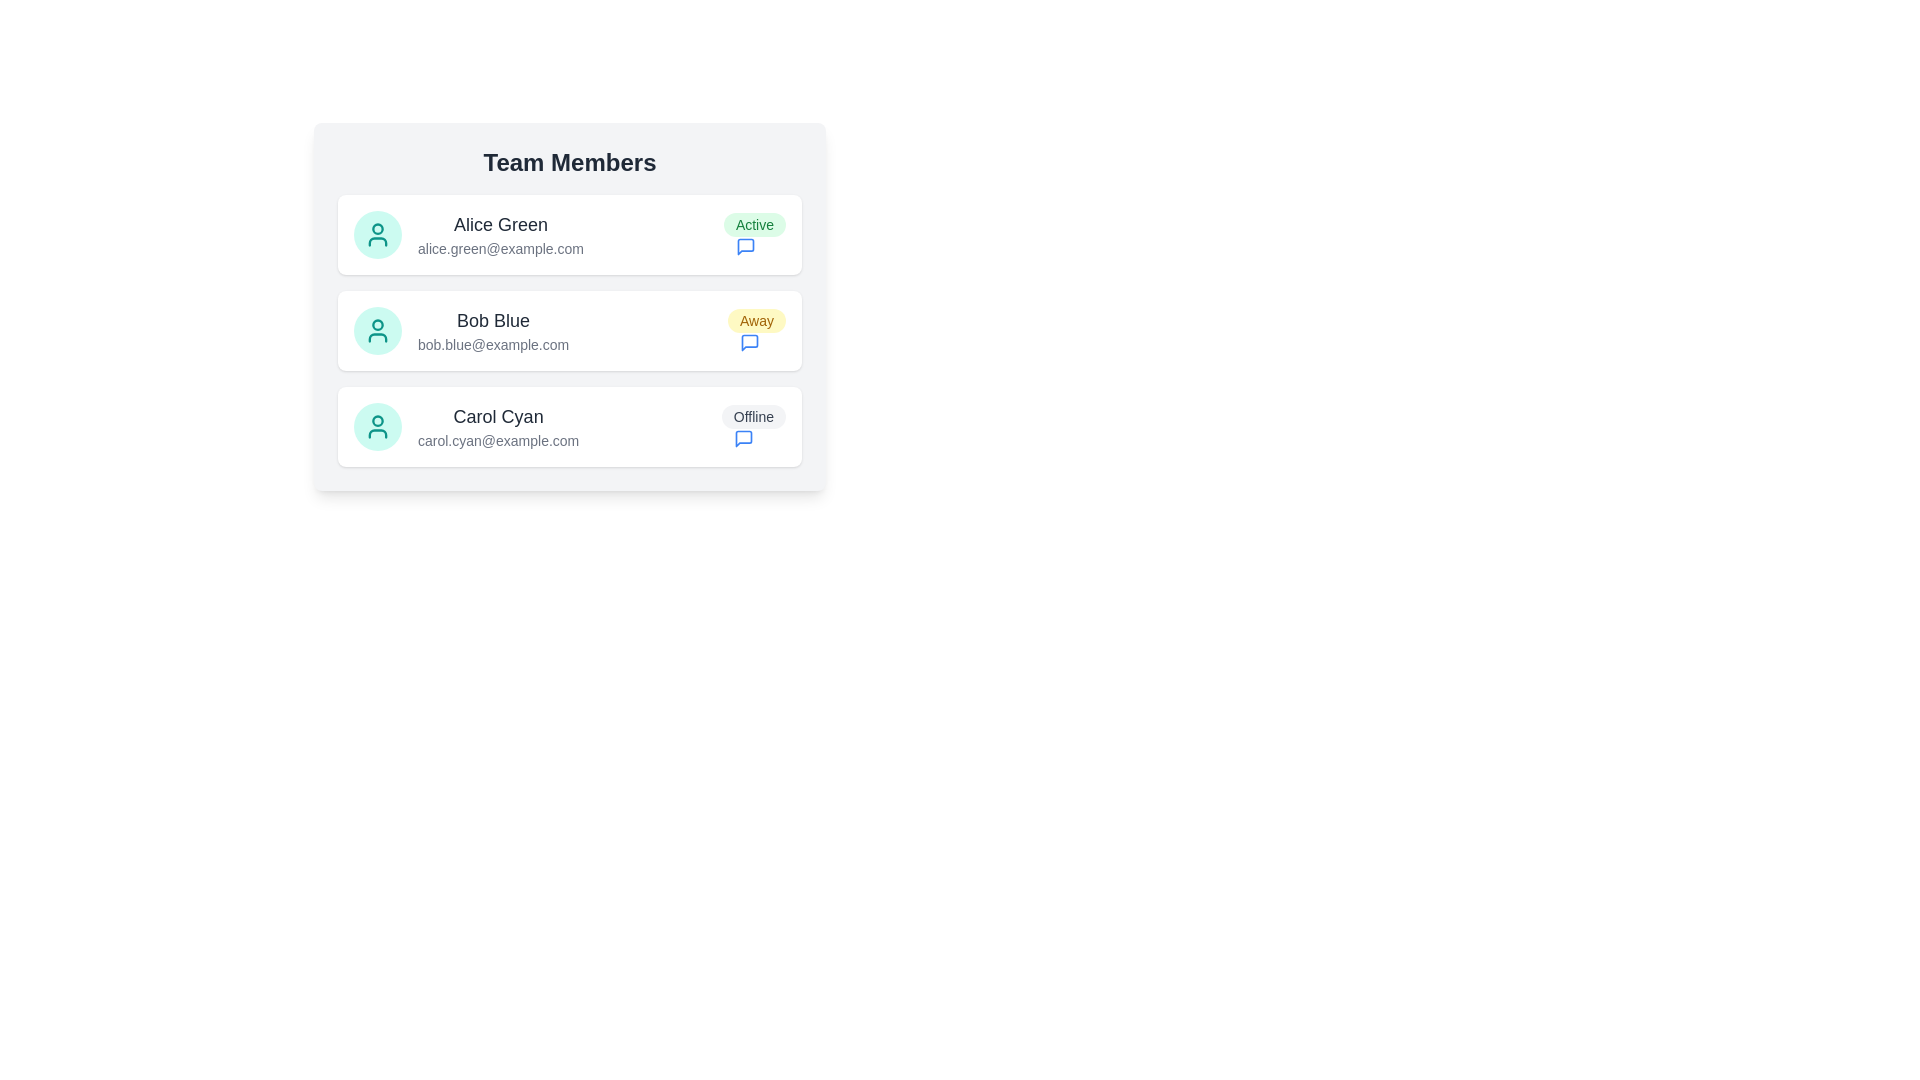 The height and width of the screenshot is (1080, 1920). What do you see at coordinates (378, 323) in the screenshot?
I see `the circular graphic element that represents the user 'Bob Blue' in the team member list, located to the left of the user's name` at bounding box center [378, 323].